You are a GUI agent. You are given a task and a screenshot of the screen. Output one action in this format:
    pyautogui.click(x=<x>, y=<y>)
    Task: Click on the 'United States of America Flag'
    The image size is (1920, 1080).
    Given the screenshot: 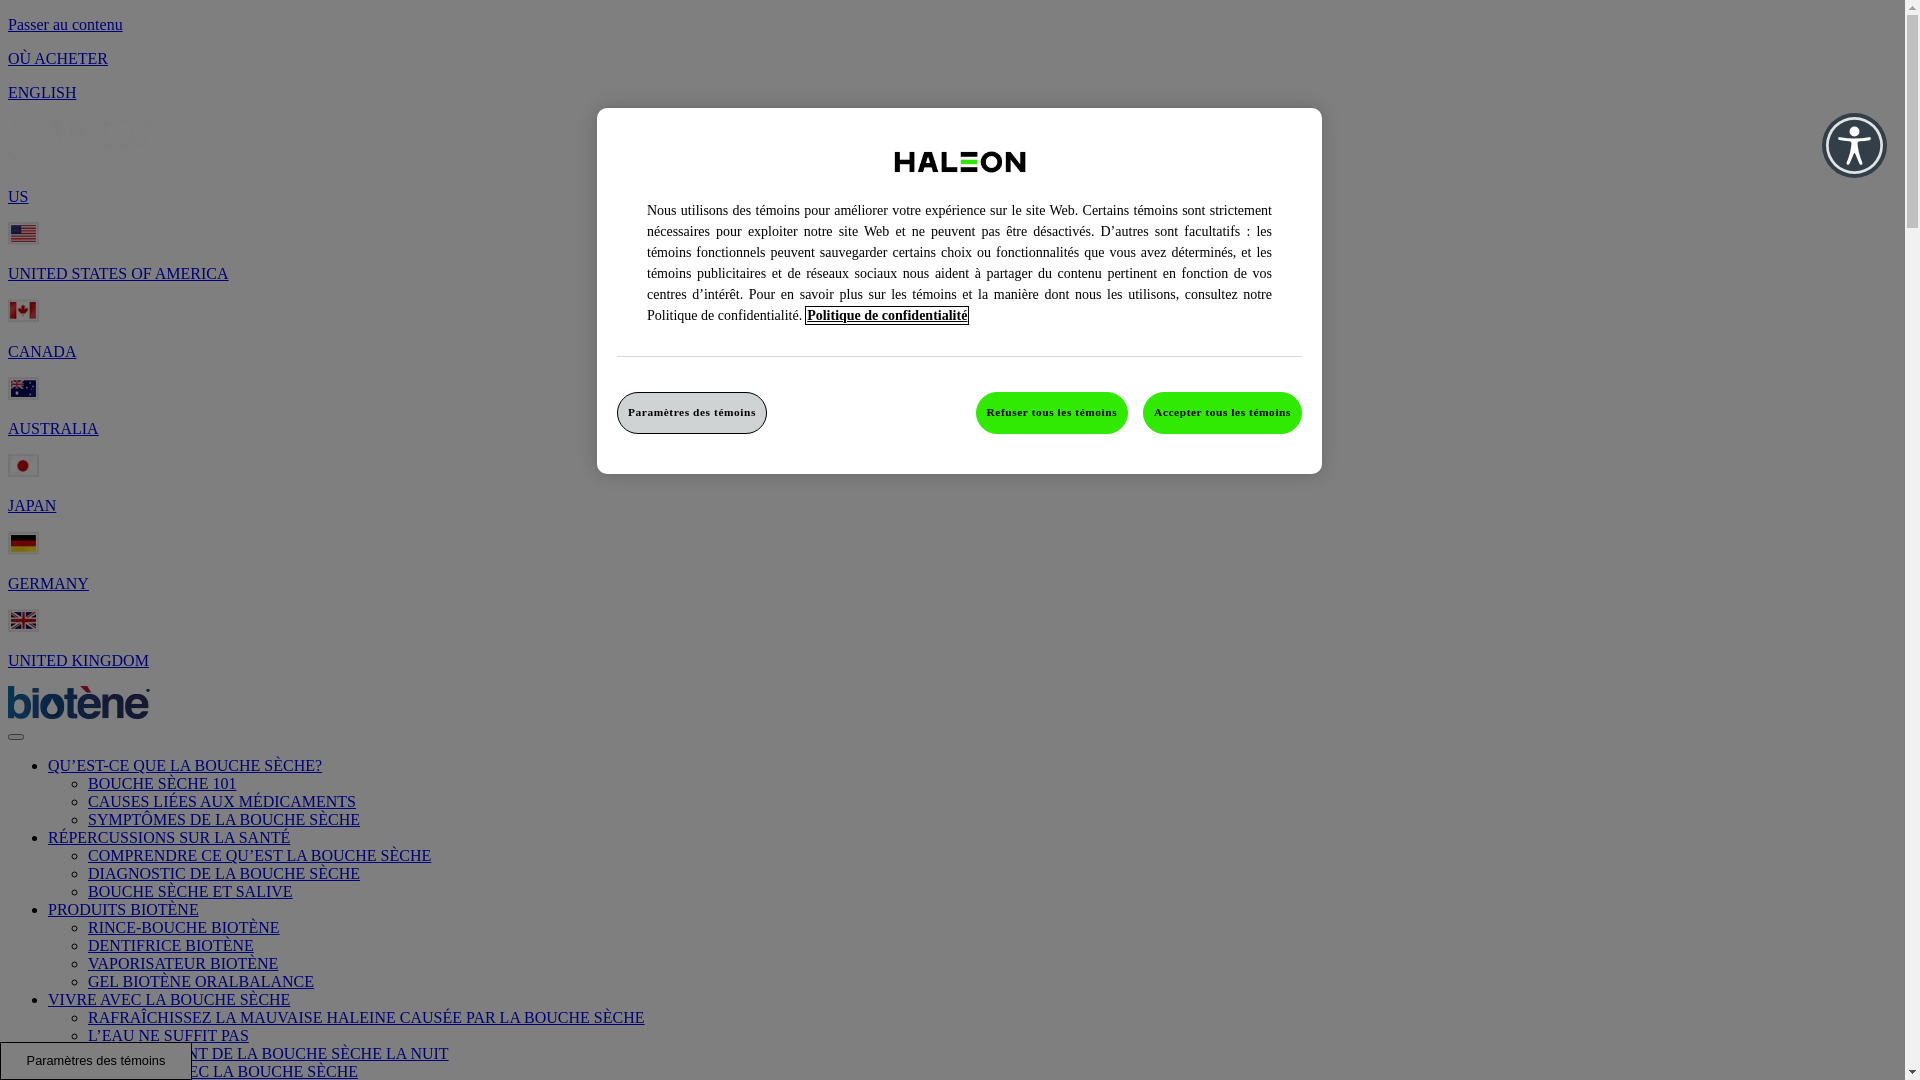 What is the action you would take?
    pyautogui.click(x=23, y=232)
    